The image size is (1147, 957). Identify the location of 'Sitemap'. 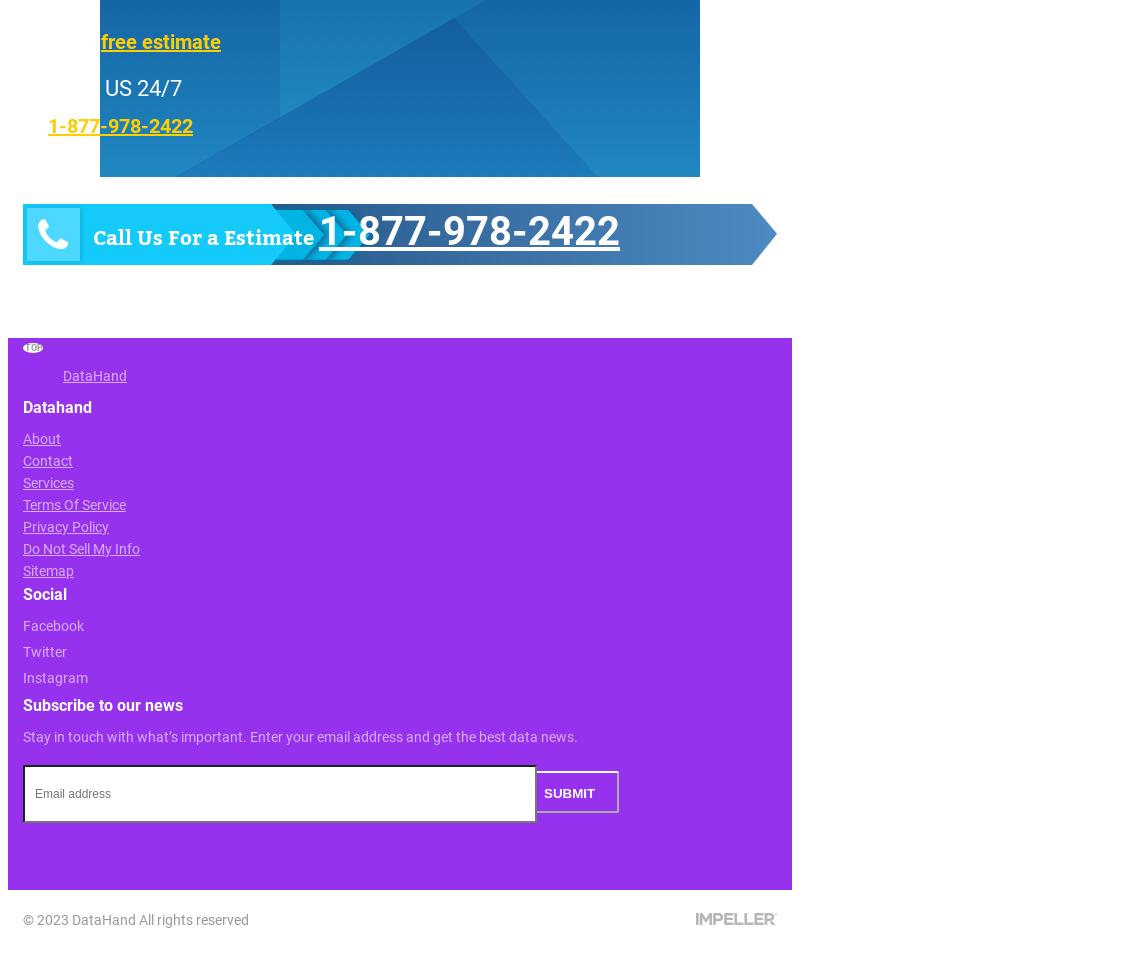
(23, 569).